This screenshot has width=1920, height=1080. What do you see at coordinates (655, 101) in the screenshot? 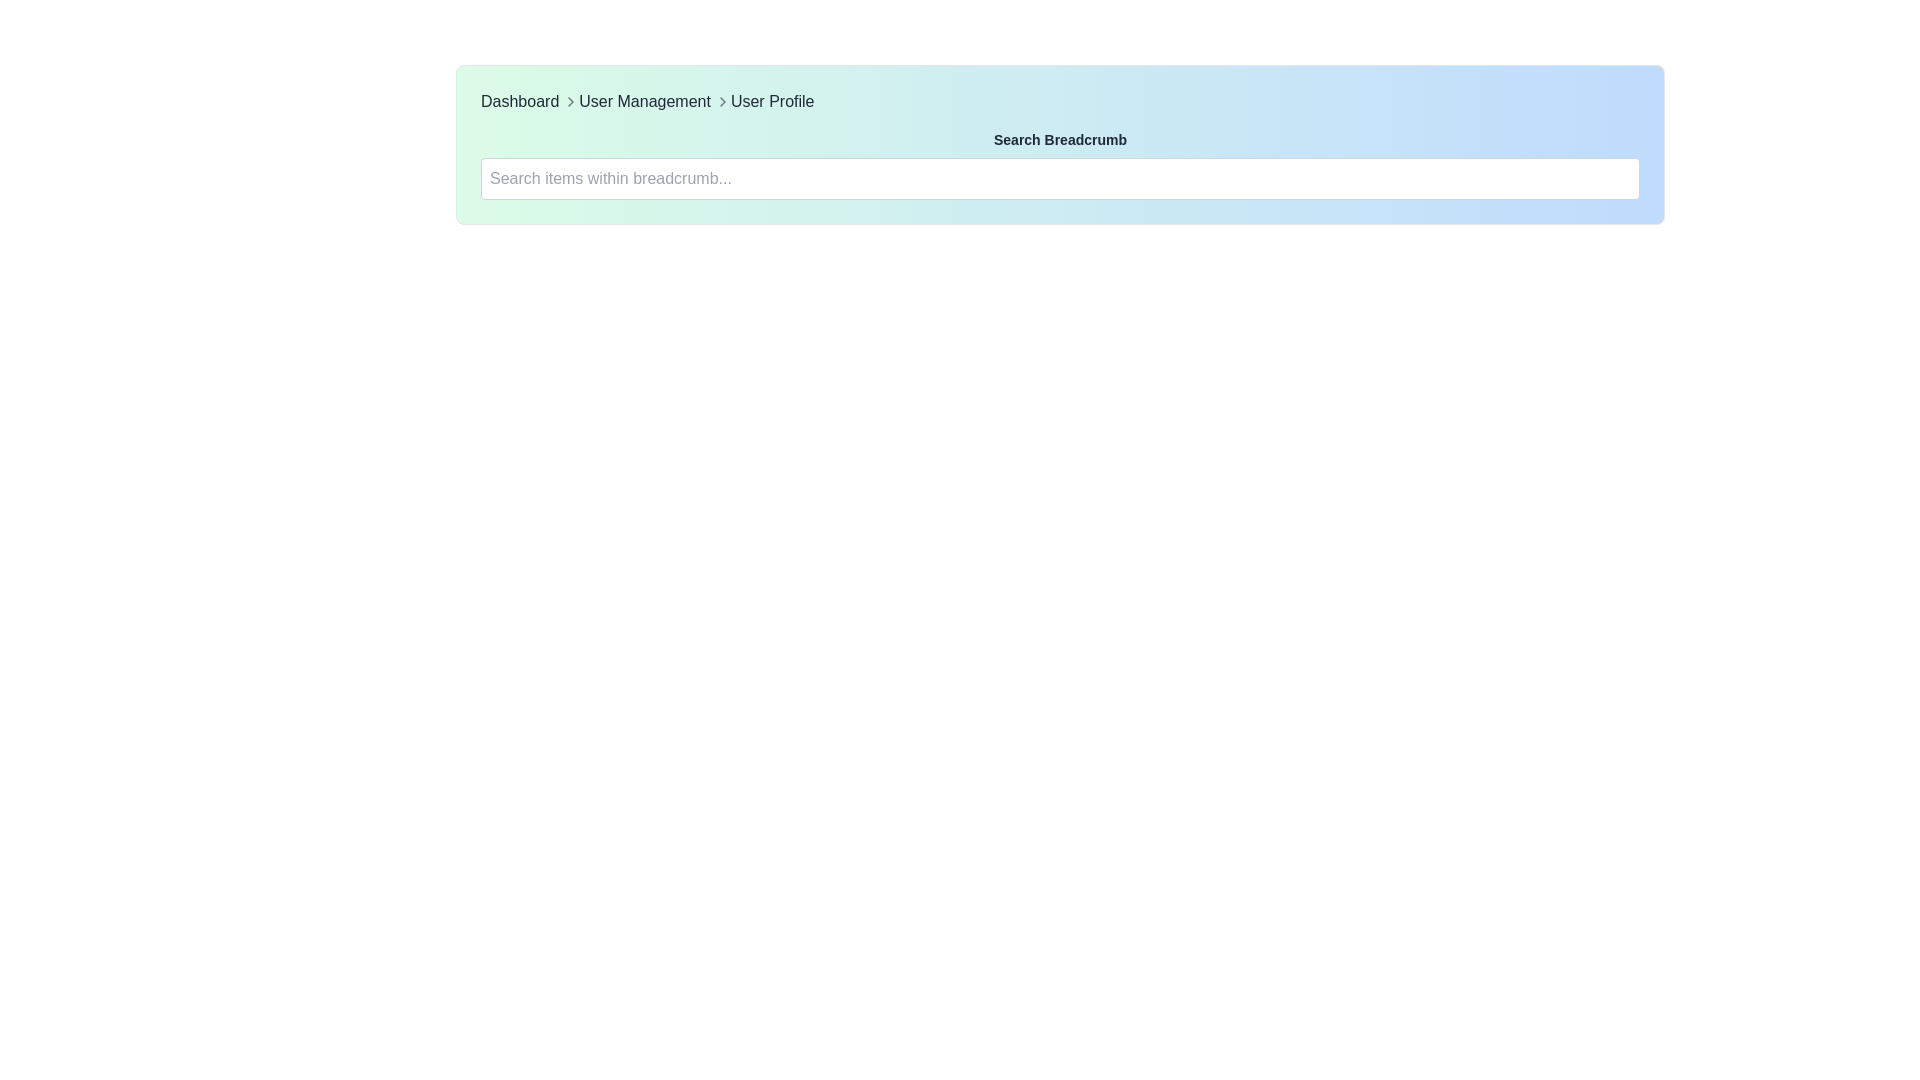
I see `the 'User Management' interactive text link in the breadcrumb navigation` at bounding box center [655, 101].